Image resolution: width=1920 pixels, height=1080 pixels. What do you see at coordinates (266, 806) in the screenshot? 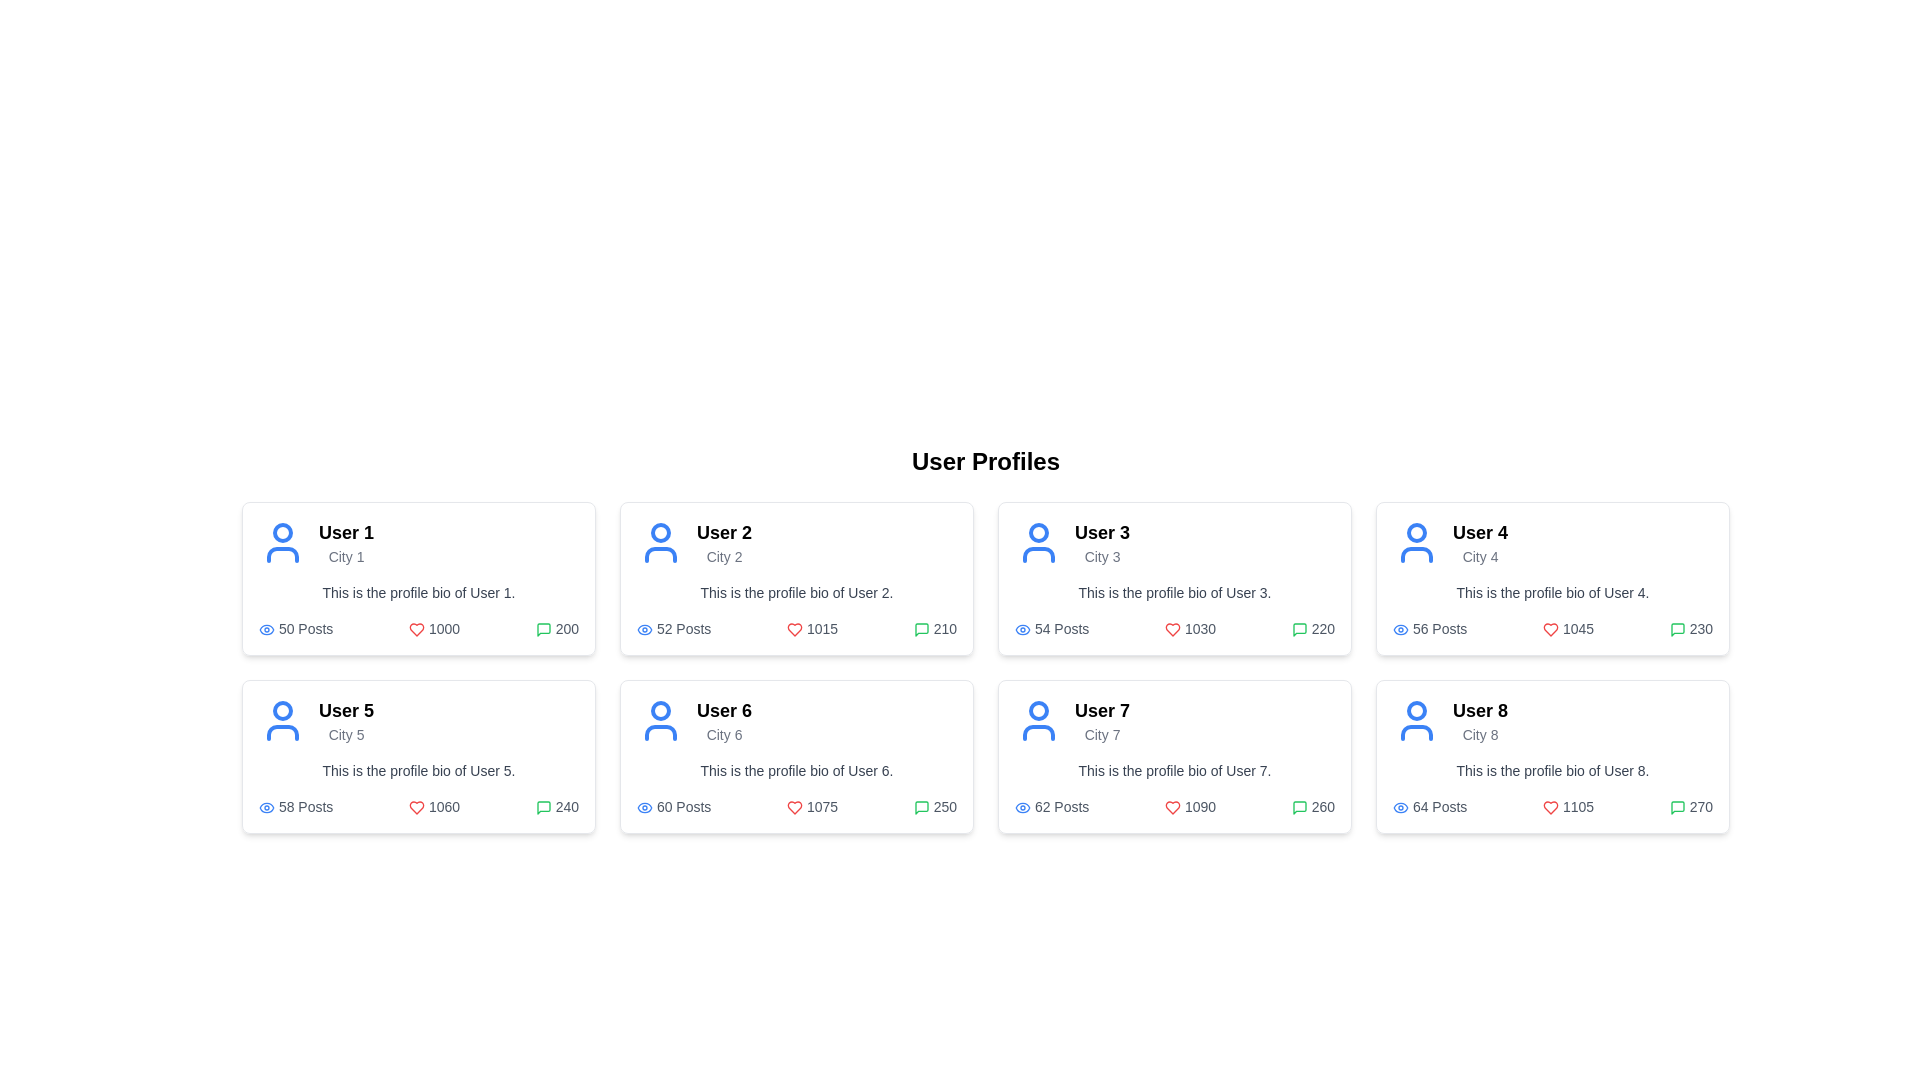
I see `the visibility icon located within the card labeled 'User 5', to the left of the text '58 Posts'` at bounding box center [266, 806].